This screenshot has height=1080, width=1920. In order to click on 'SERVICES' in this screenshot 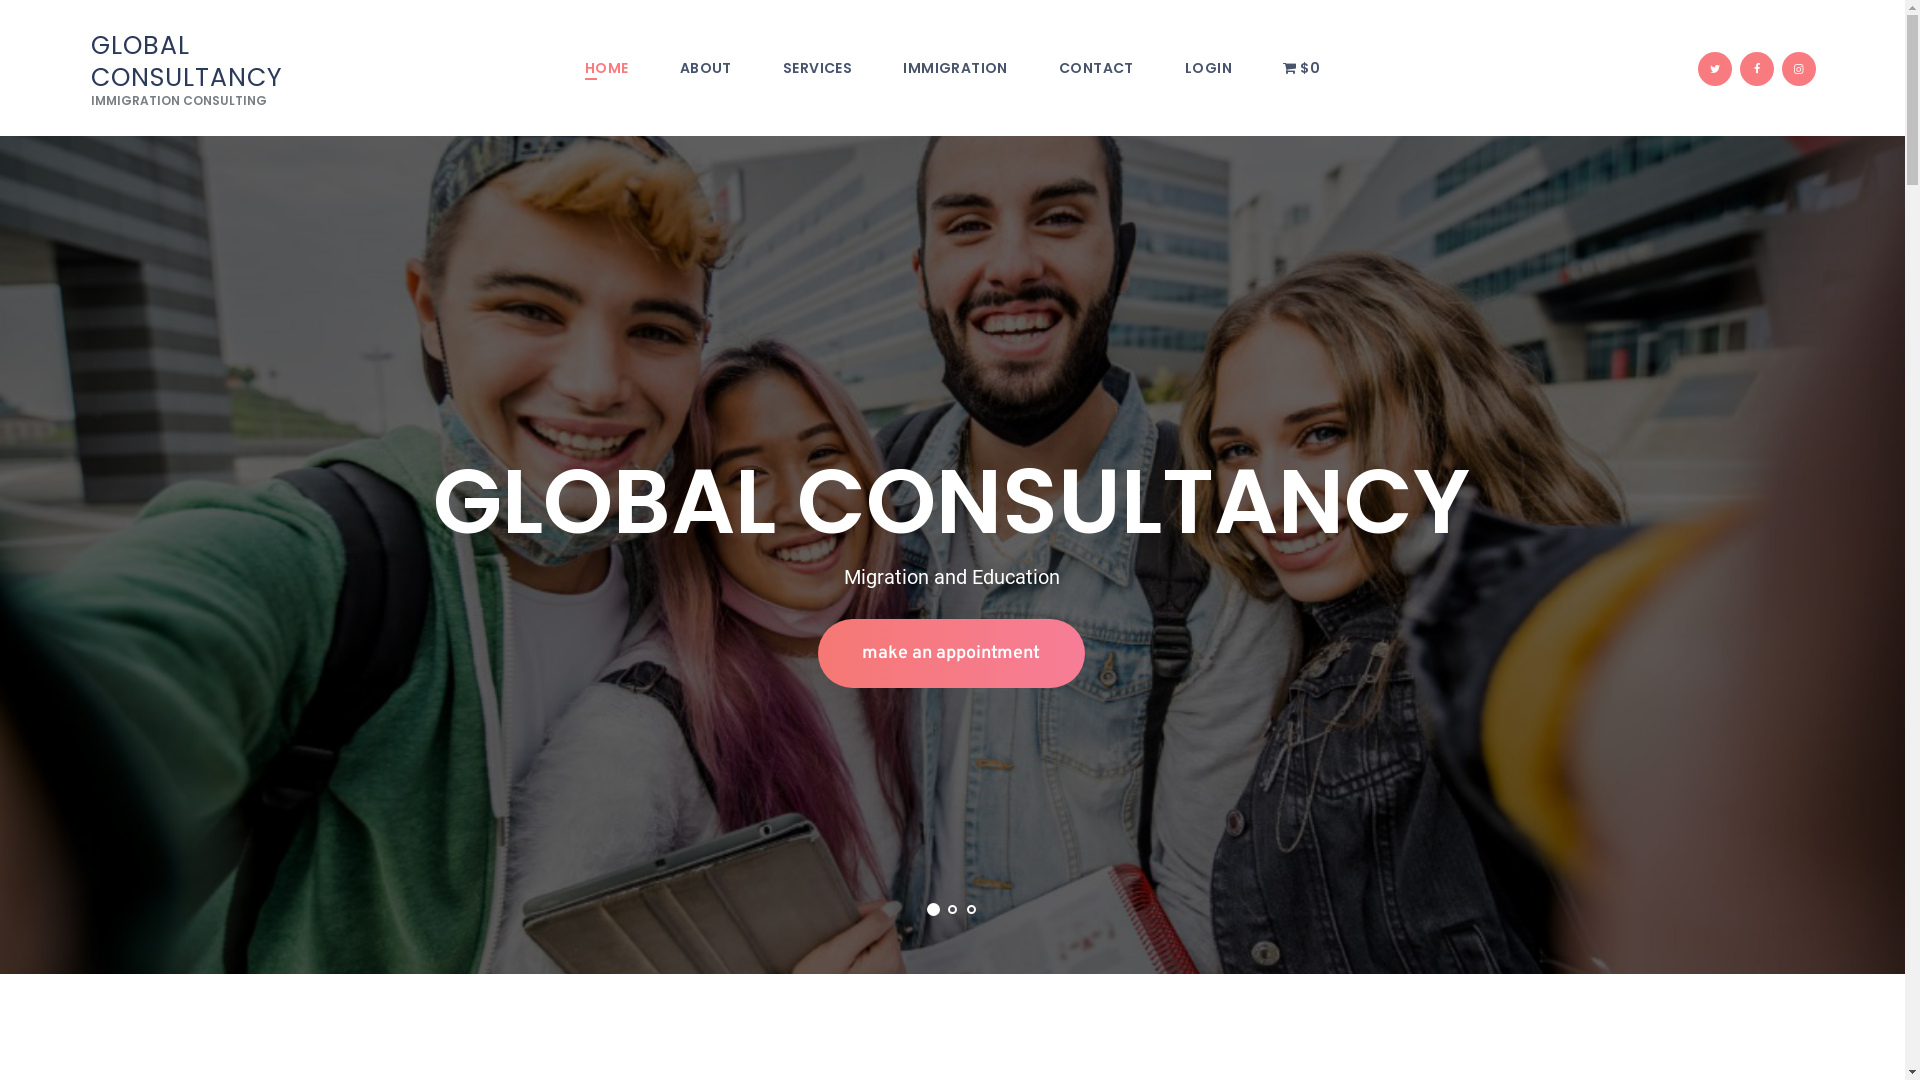, I will do `click(816, 68)`.